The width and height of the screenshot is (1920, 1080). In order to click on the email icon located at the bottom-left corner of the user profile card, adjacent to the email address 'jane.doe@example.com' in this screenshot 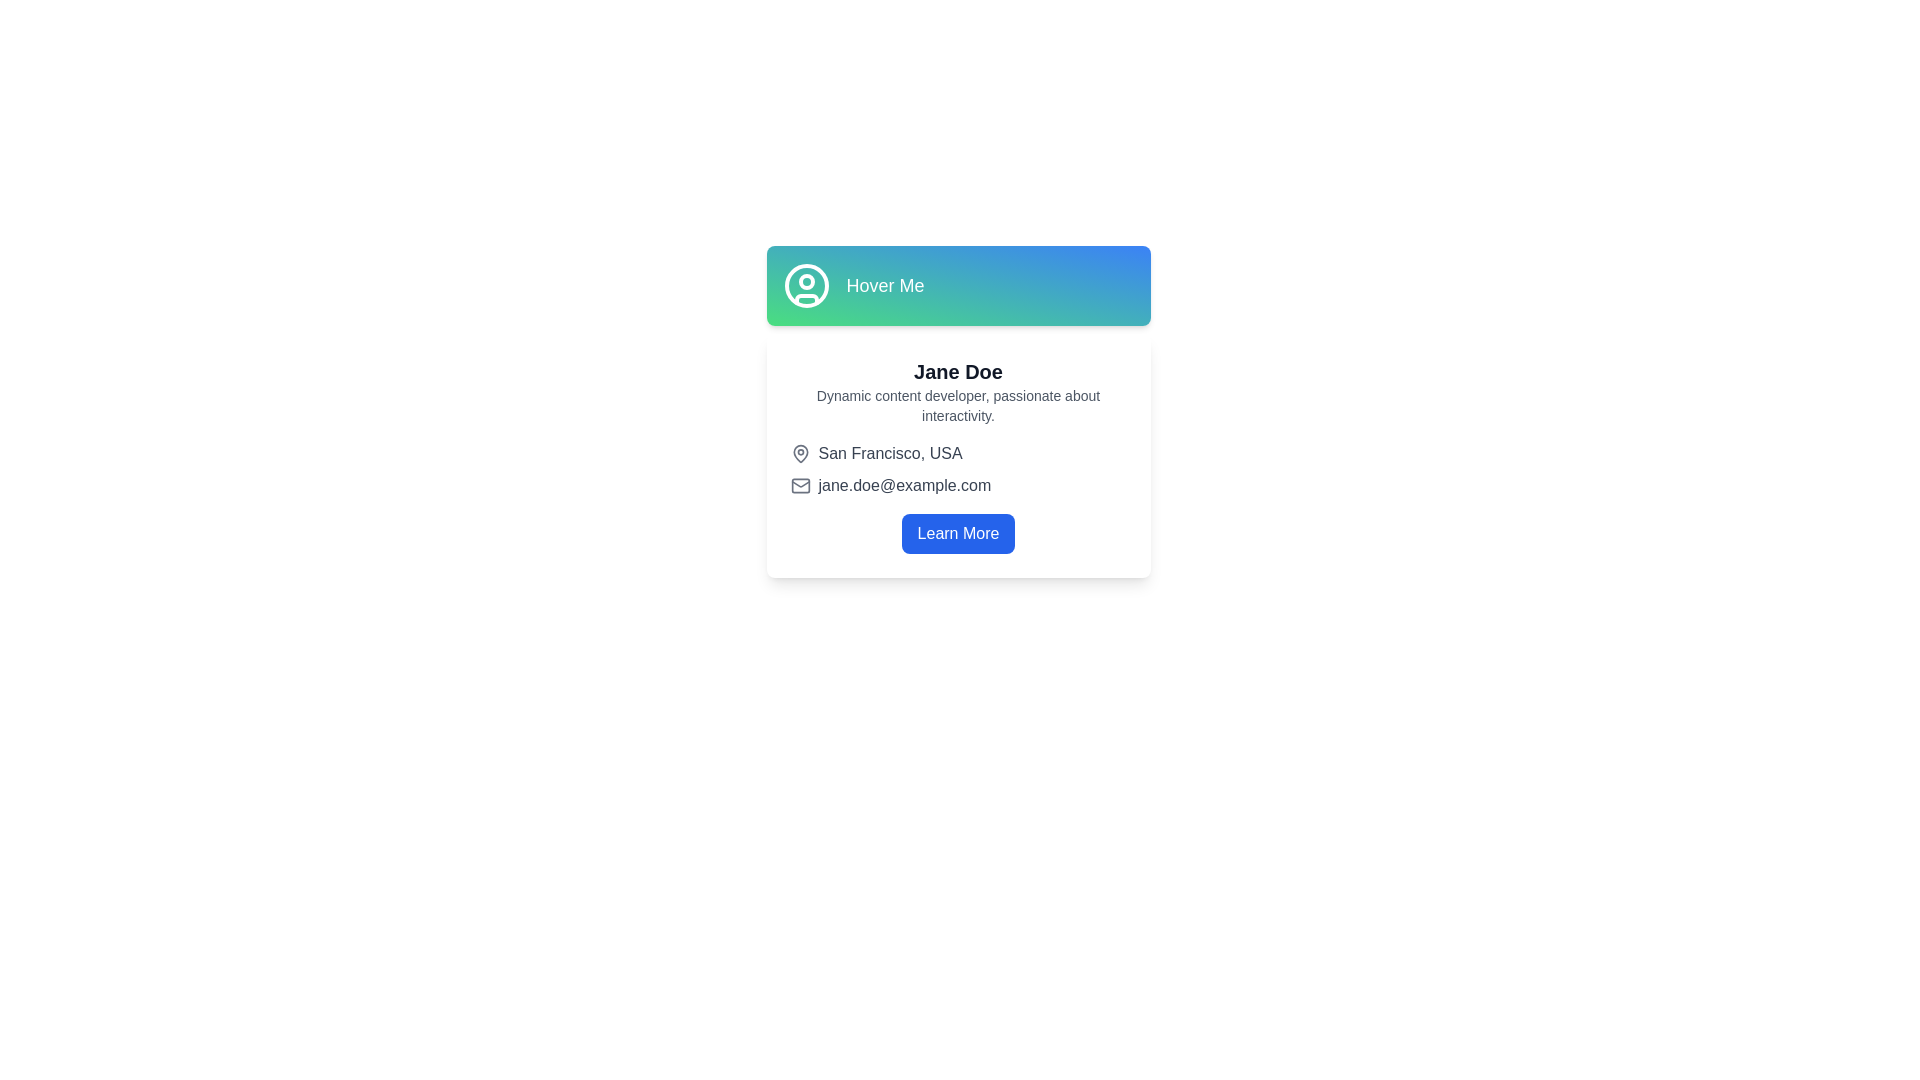, I will do `click(800, 486)`.